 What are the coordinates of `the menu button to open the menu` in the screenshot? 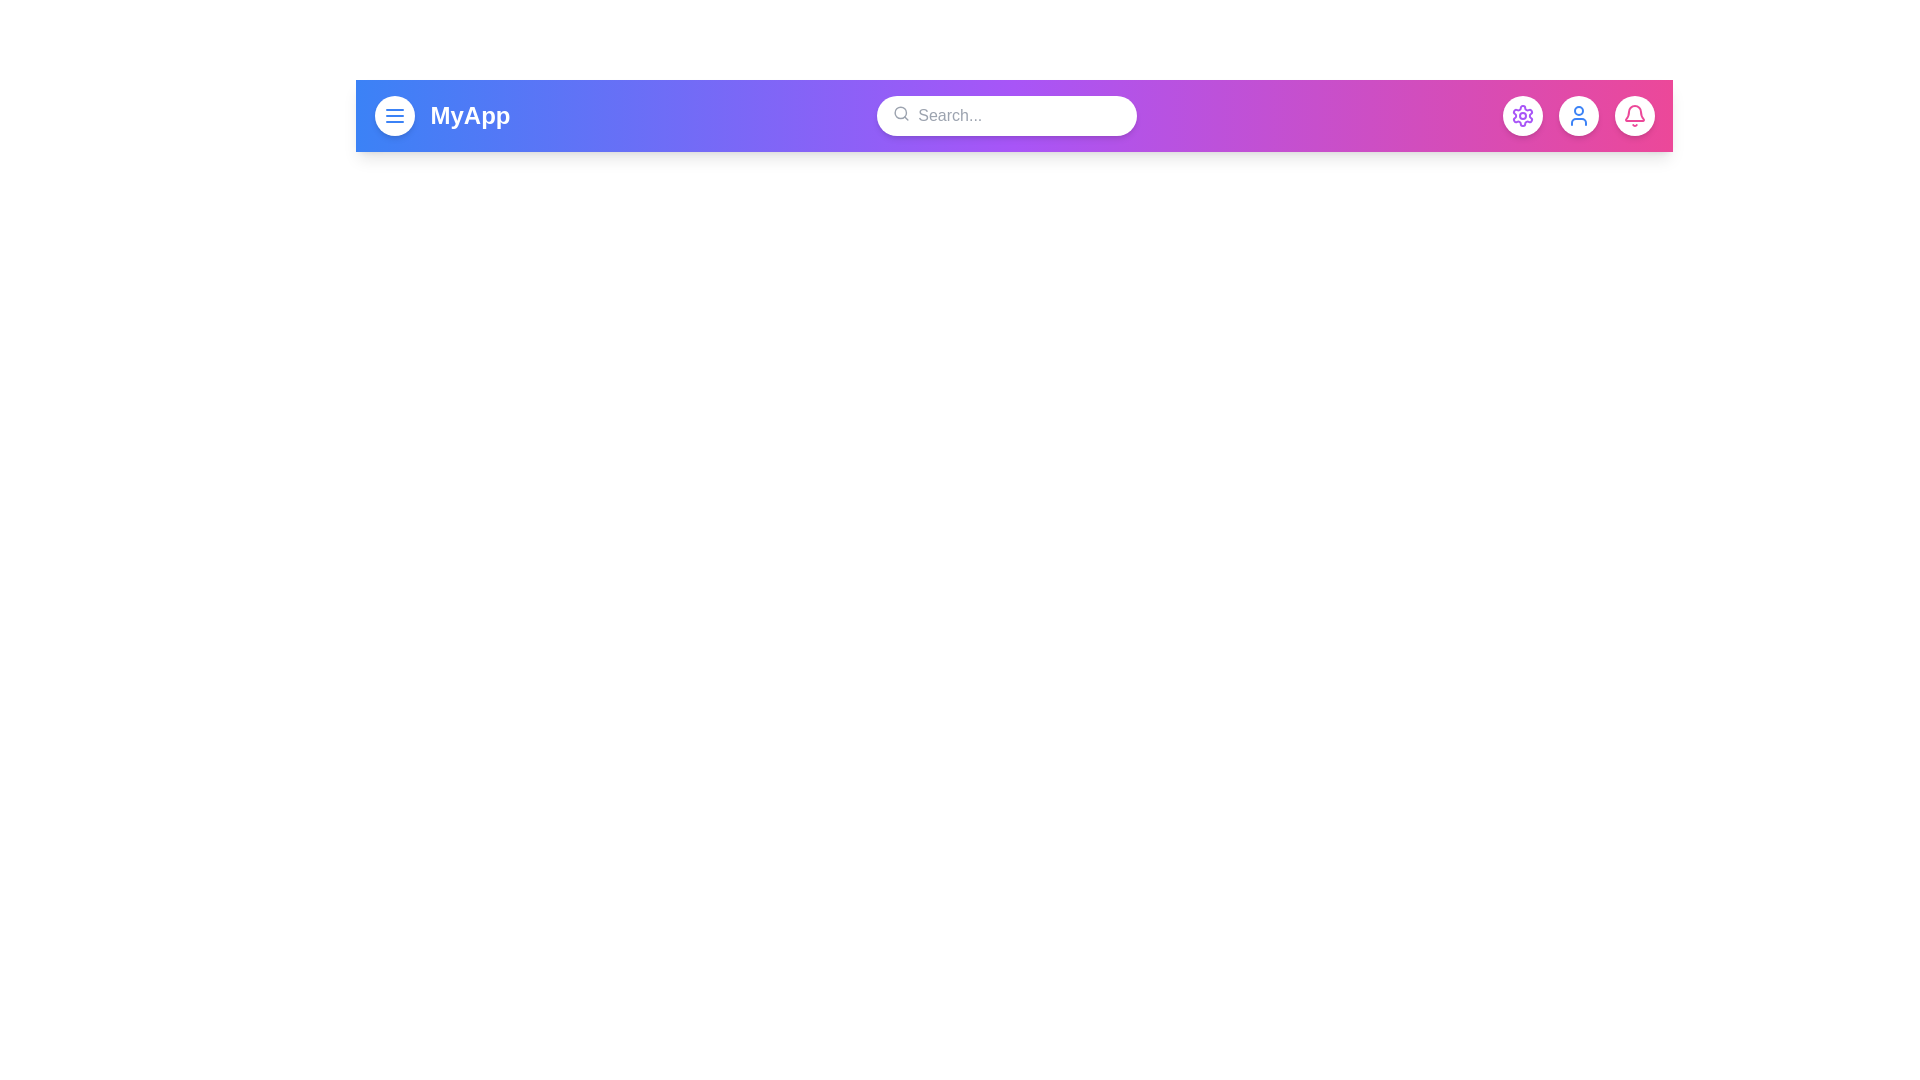 It's located at (394, 115).